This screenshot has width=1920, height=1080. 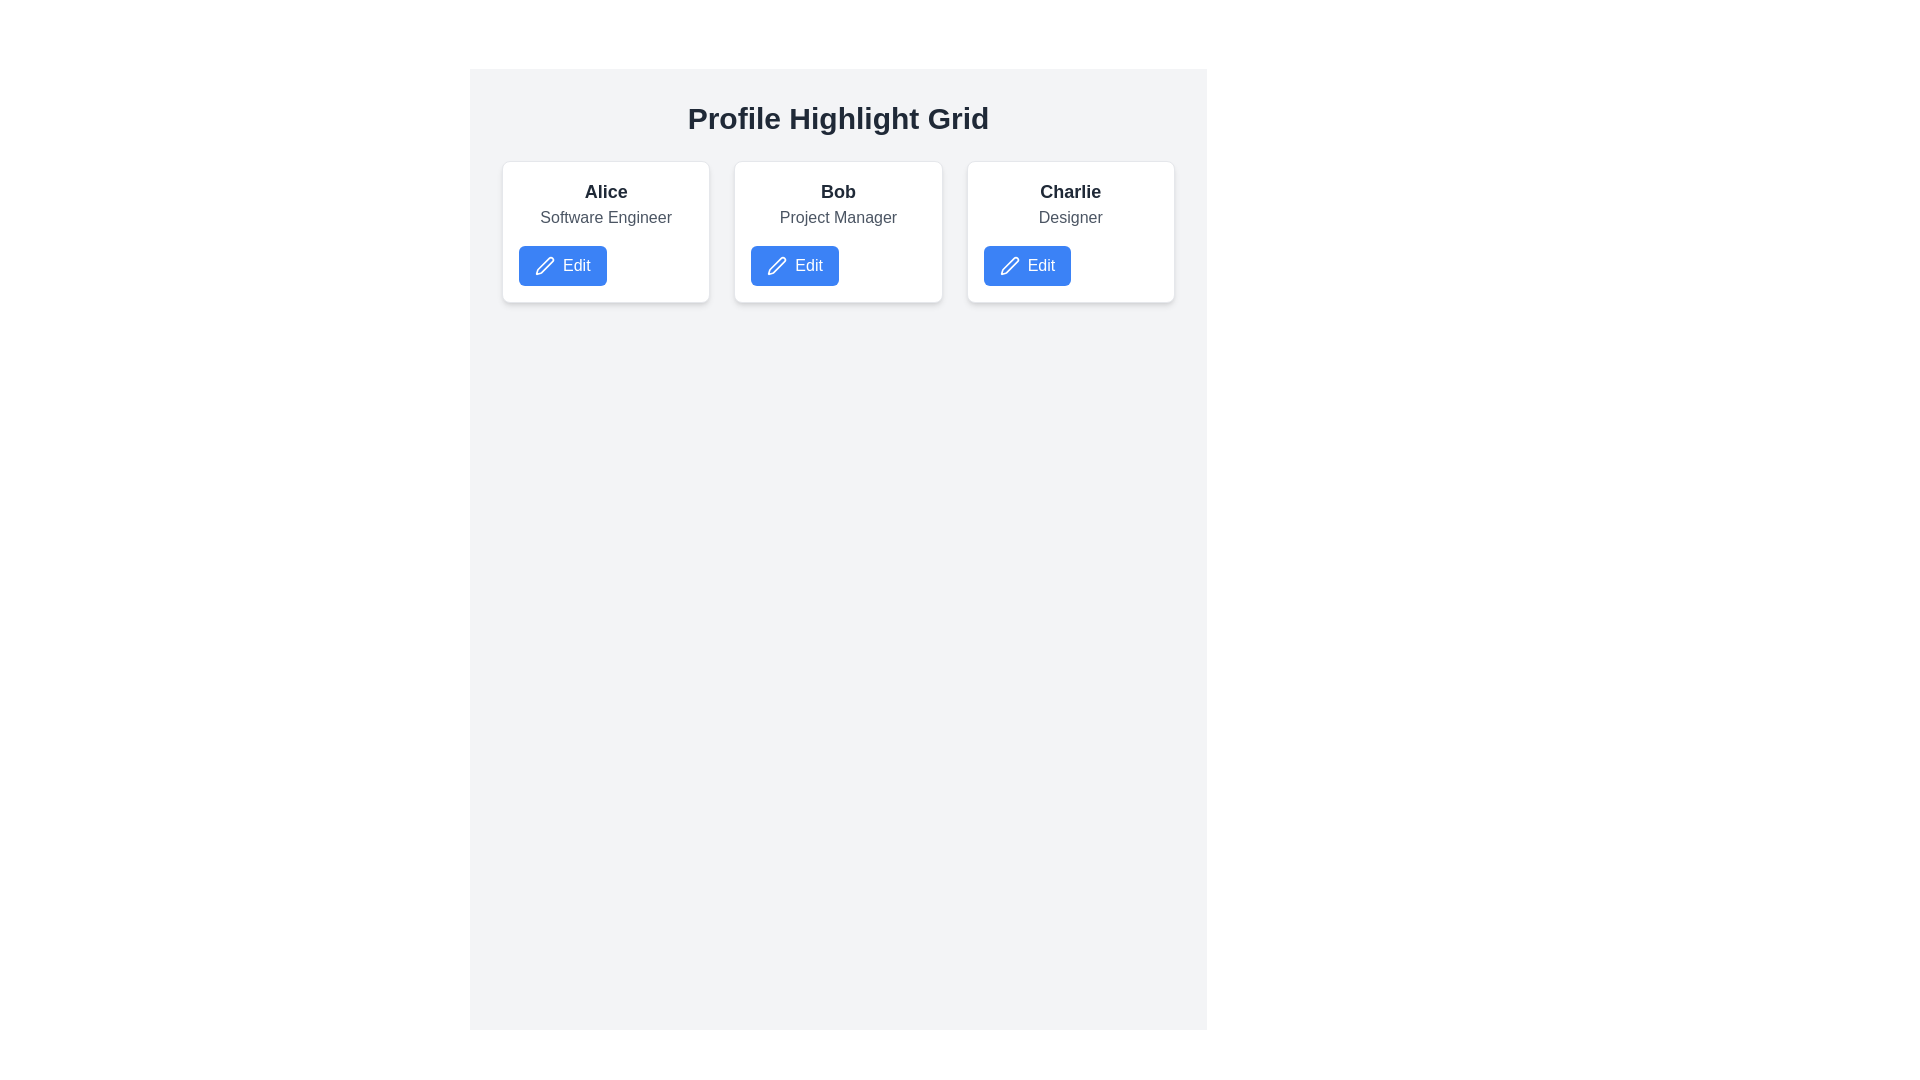 I want to click on the 'Edit' icon located at the bottom left of the 'Edit' button for Bob's profile card, so click(x=776, y=265).